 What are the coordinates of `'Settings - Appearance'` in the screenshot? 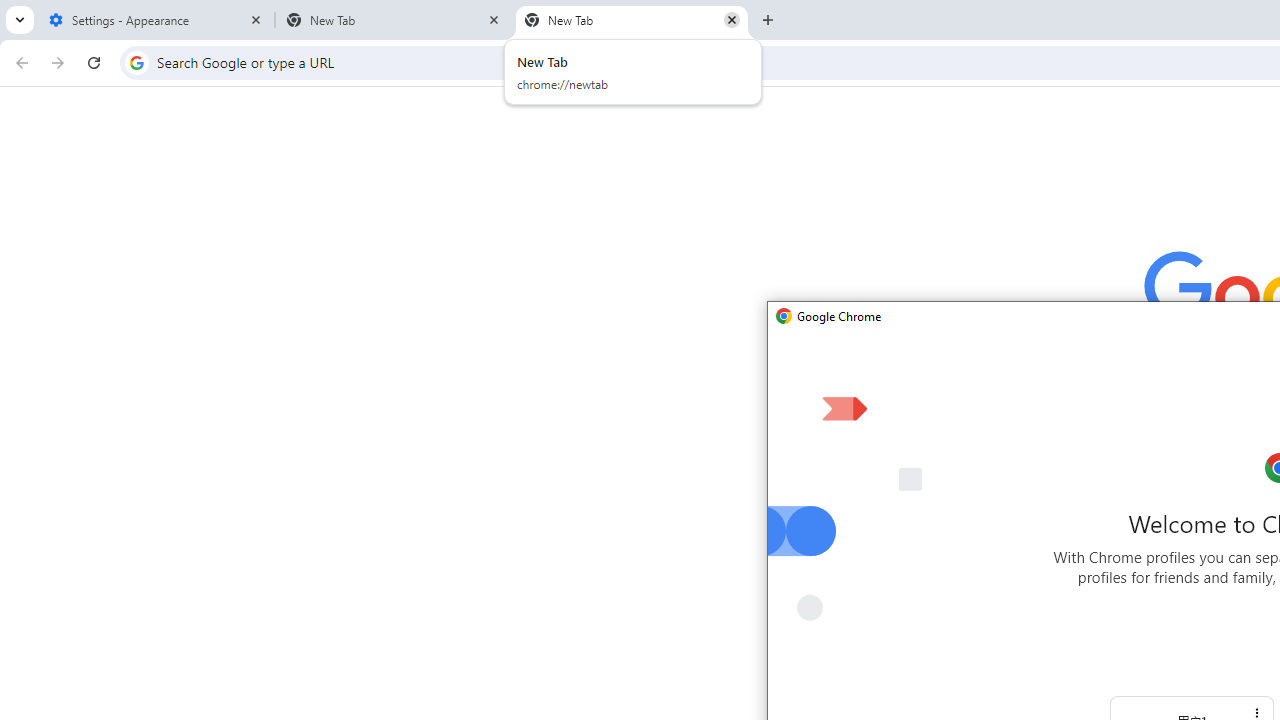 It's located at (155, 20).